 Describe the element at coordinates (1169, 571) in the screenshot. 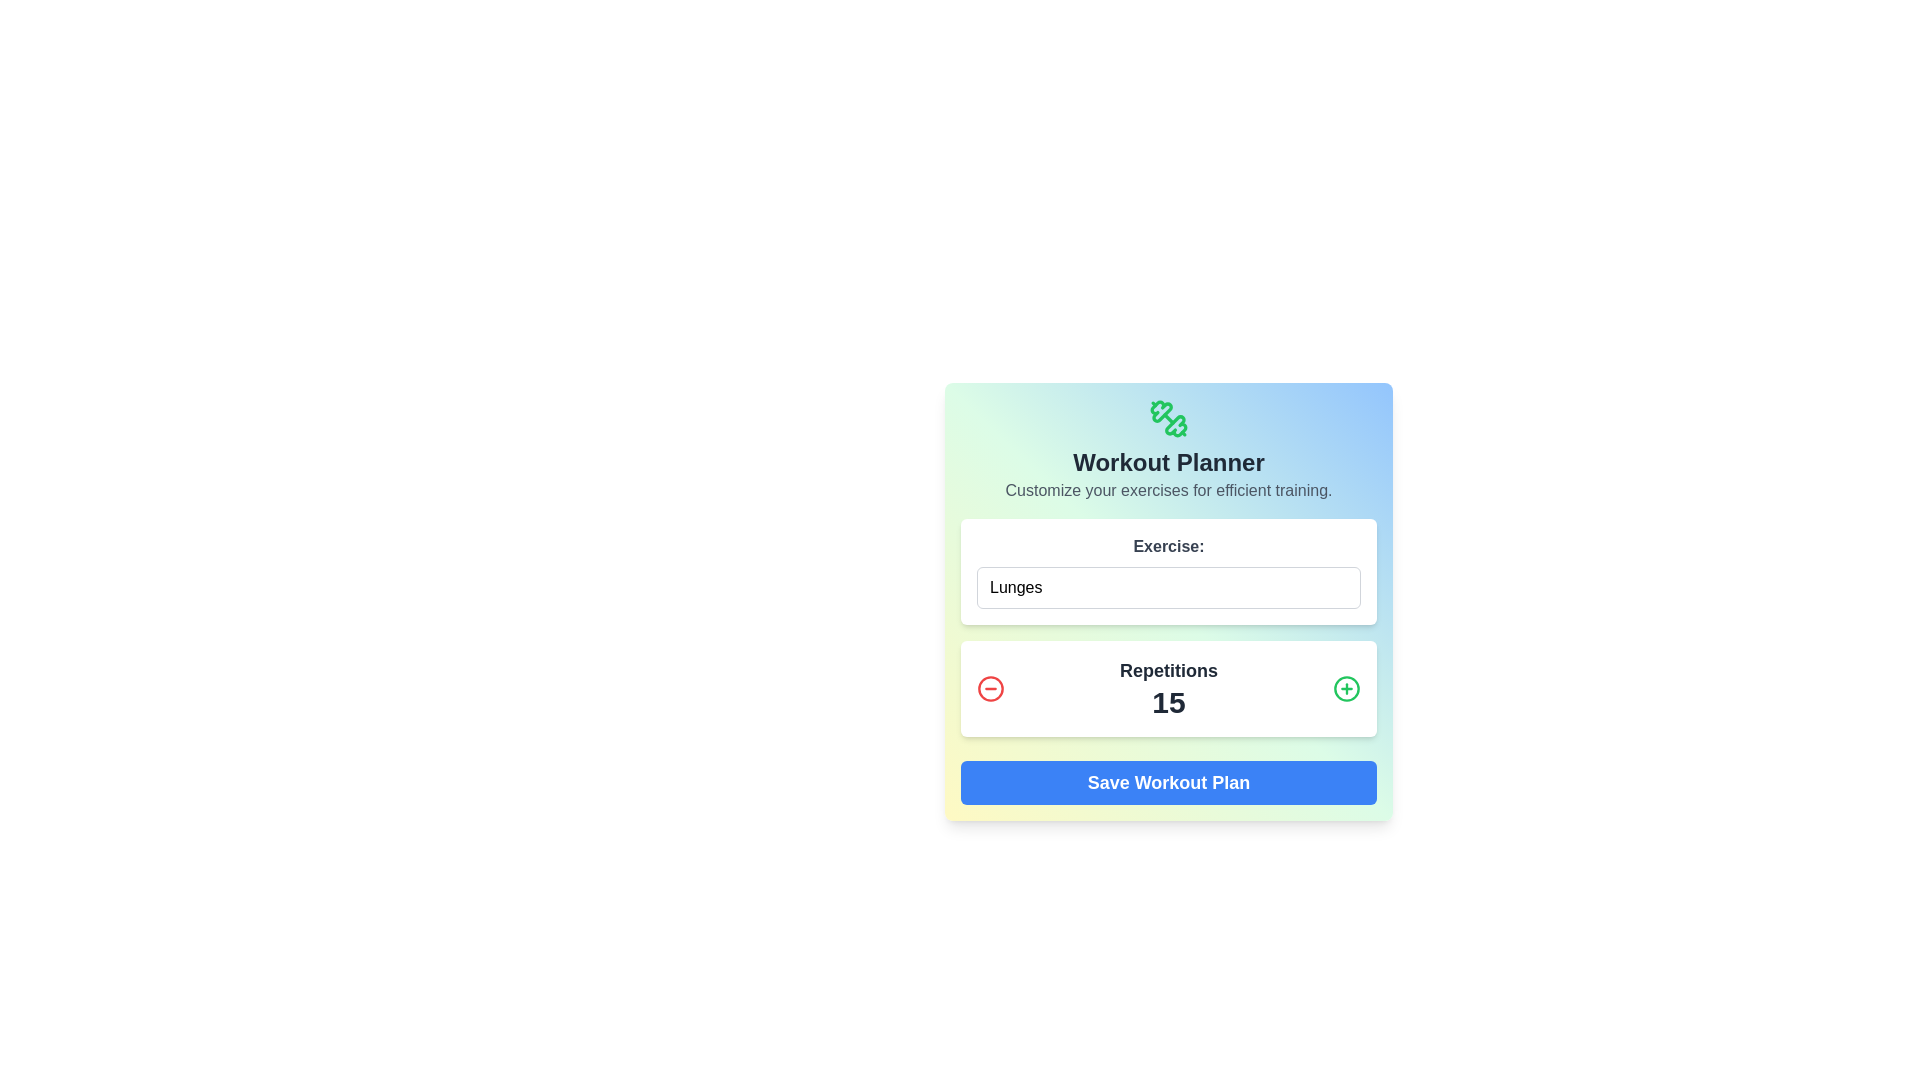

I see `the input field for entering the name of an exercise, located beneath the subtitle 'Customize your exercises for efficient training.'` at that location.